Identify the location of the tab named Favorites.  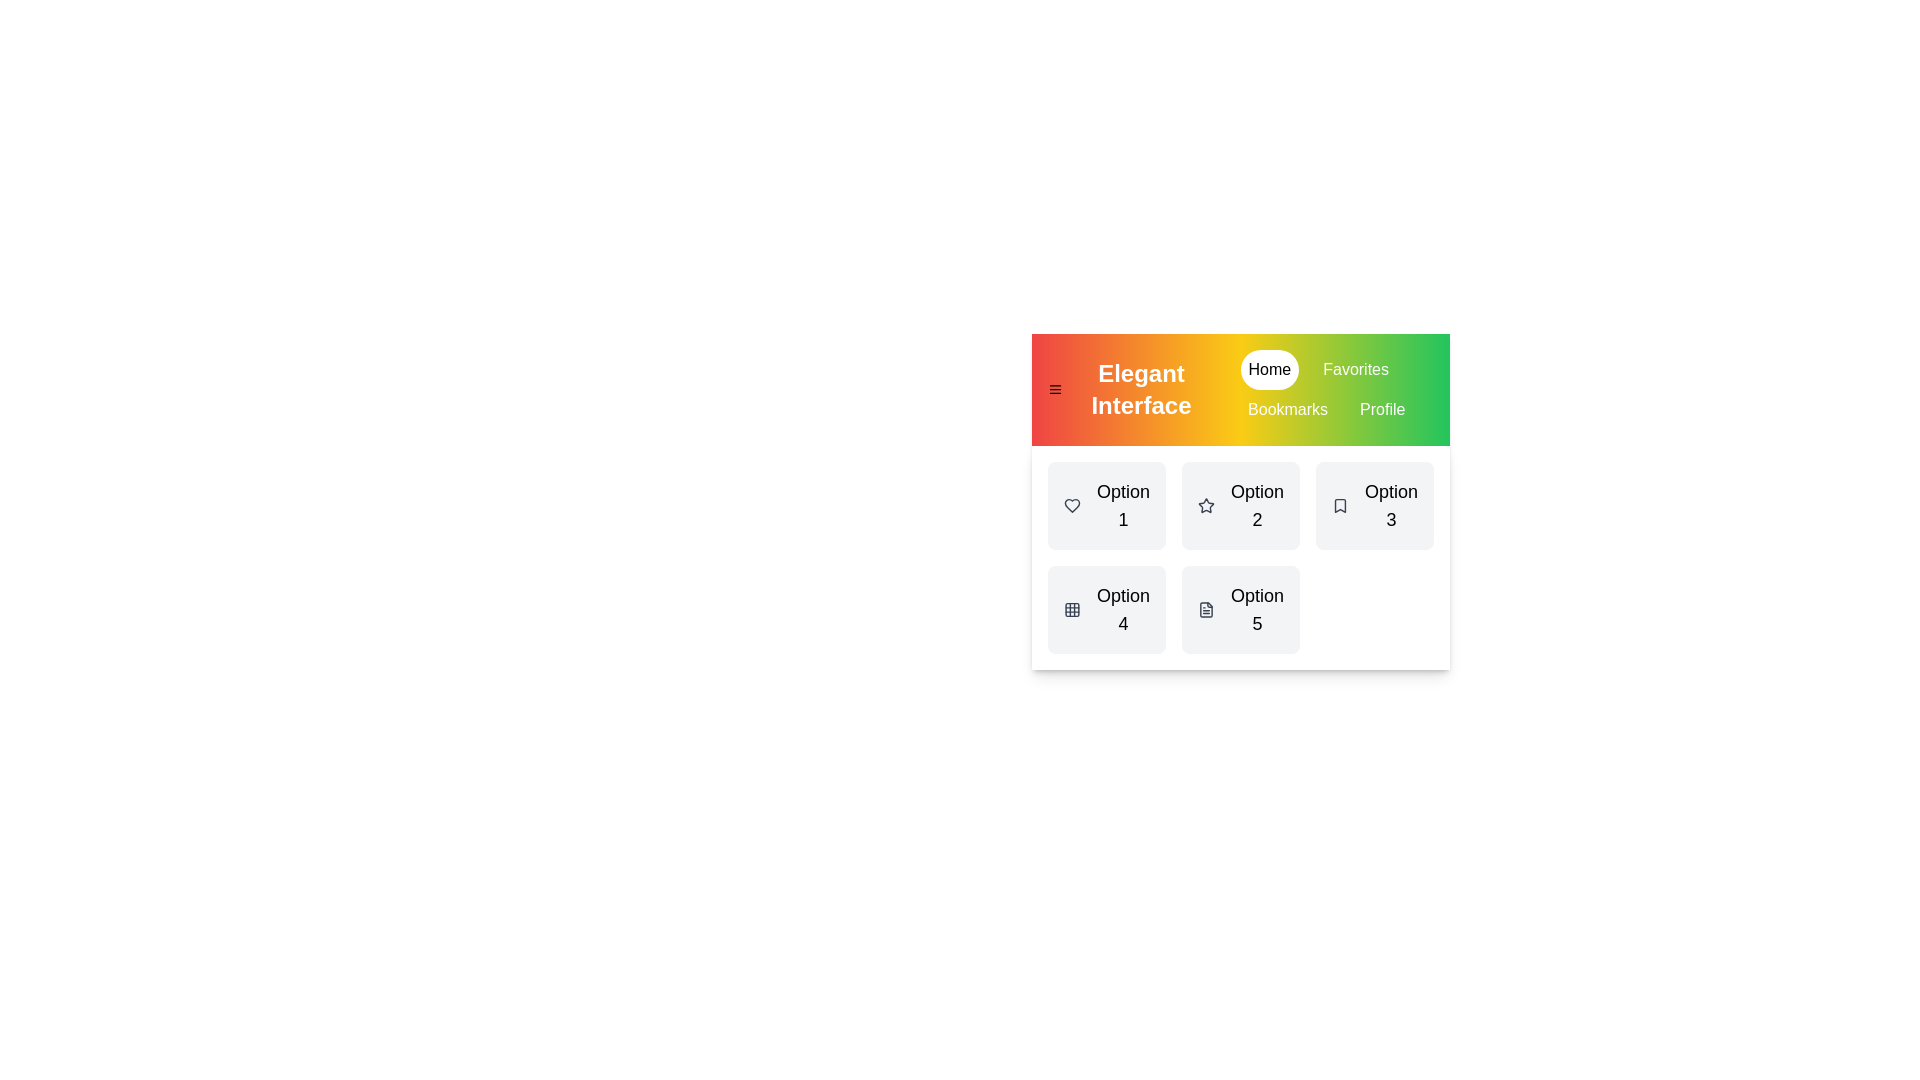
(1356, 370).